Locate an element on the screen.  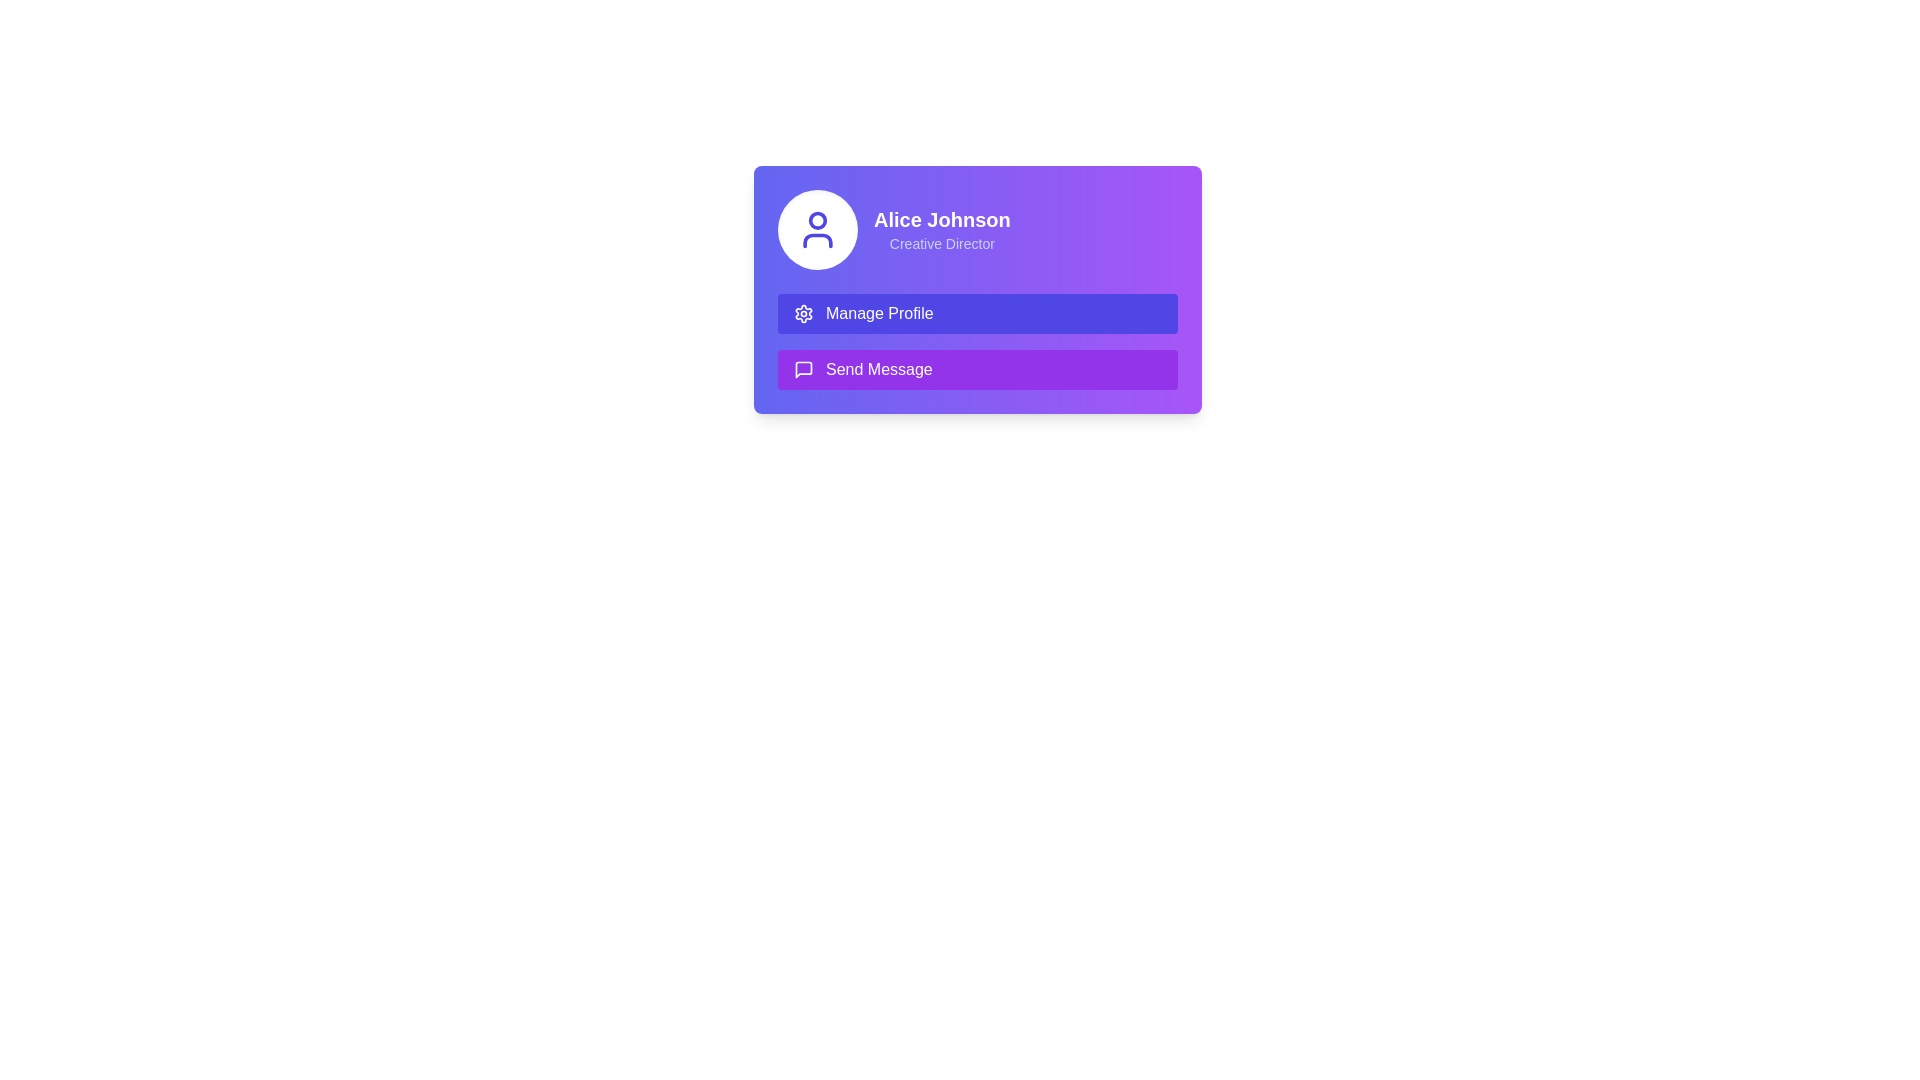
the settings icon located inside the 'Manage Profile' button, which is positioned below the header containing the name 'Alice Johnson' is located at coordinates (804, 313).